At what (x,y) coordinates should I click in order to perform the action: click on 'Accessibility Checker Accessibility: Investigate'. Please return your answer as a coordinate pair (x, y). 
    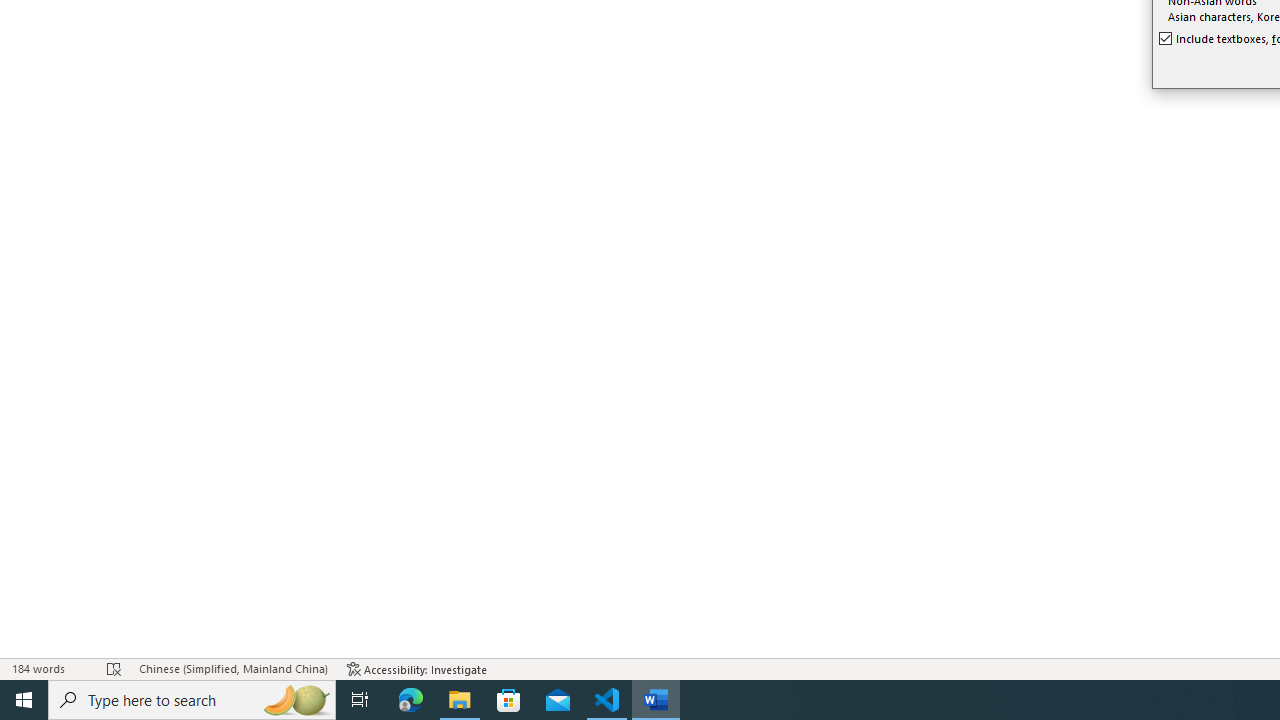
    Looking at the image, I should click on (416, 669).